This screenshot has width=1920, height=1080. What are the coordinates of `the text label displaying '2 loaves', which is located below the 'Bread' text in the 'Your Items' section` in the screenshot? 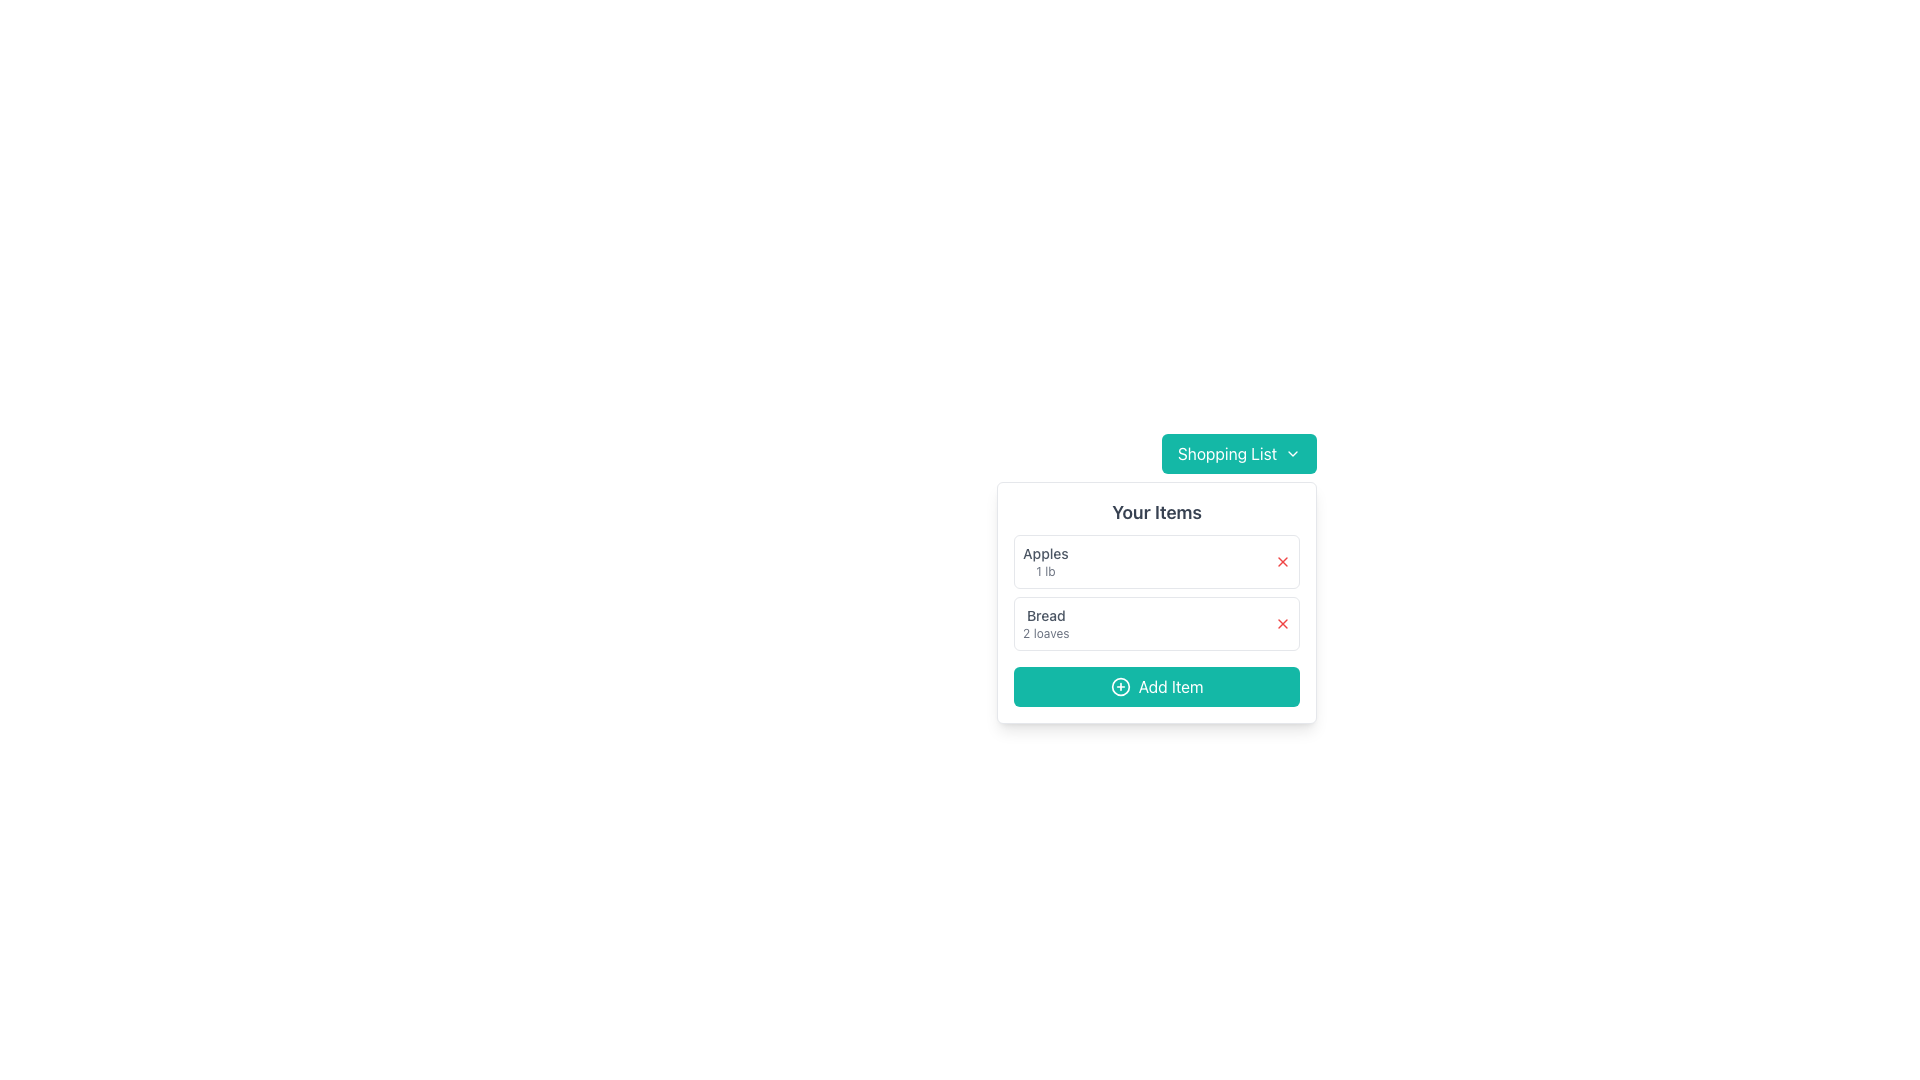 It's located at (1045, 633).